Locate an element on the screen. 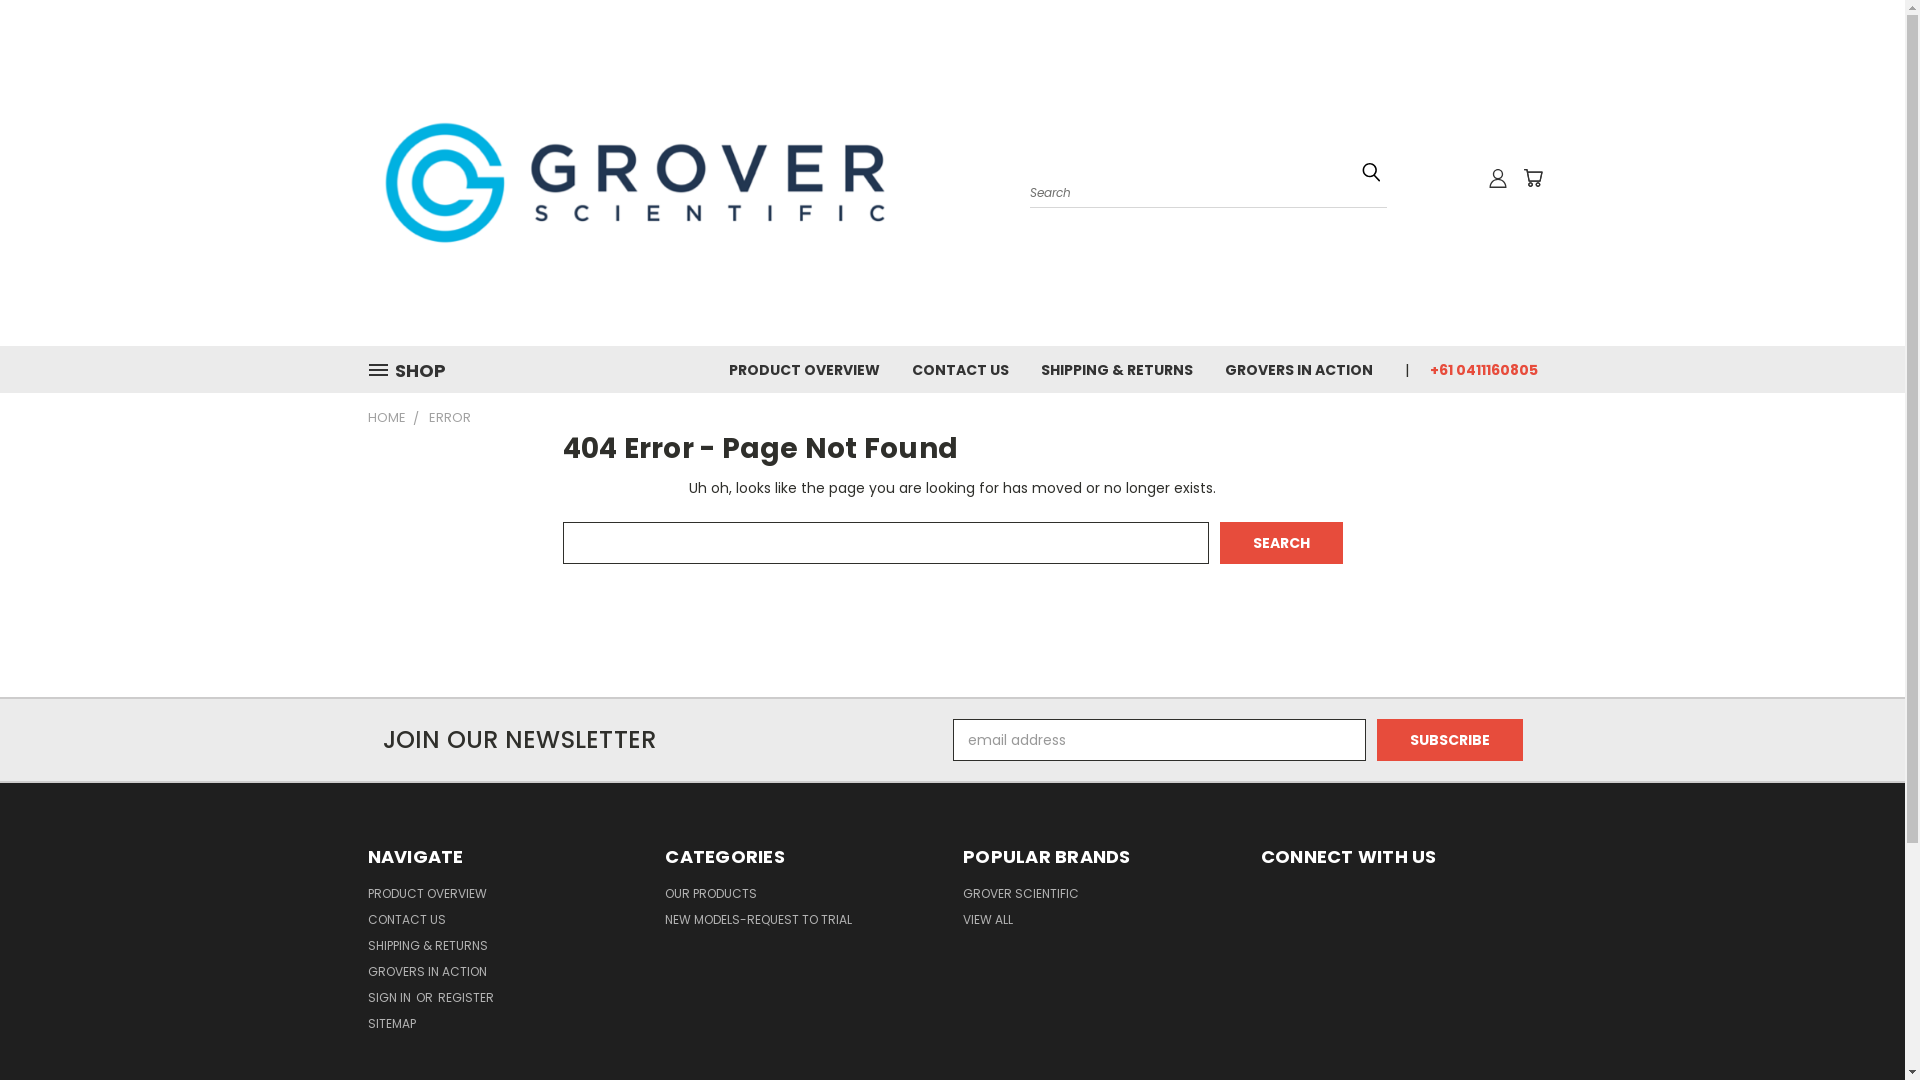 The image size is (1920, 1080). 'SIGN IN' is located at coordinates (390, 1001).